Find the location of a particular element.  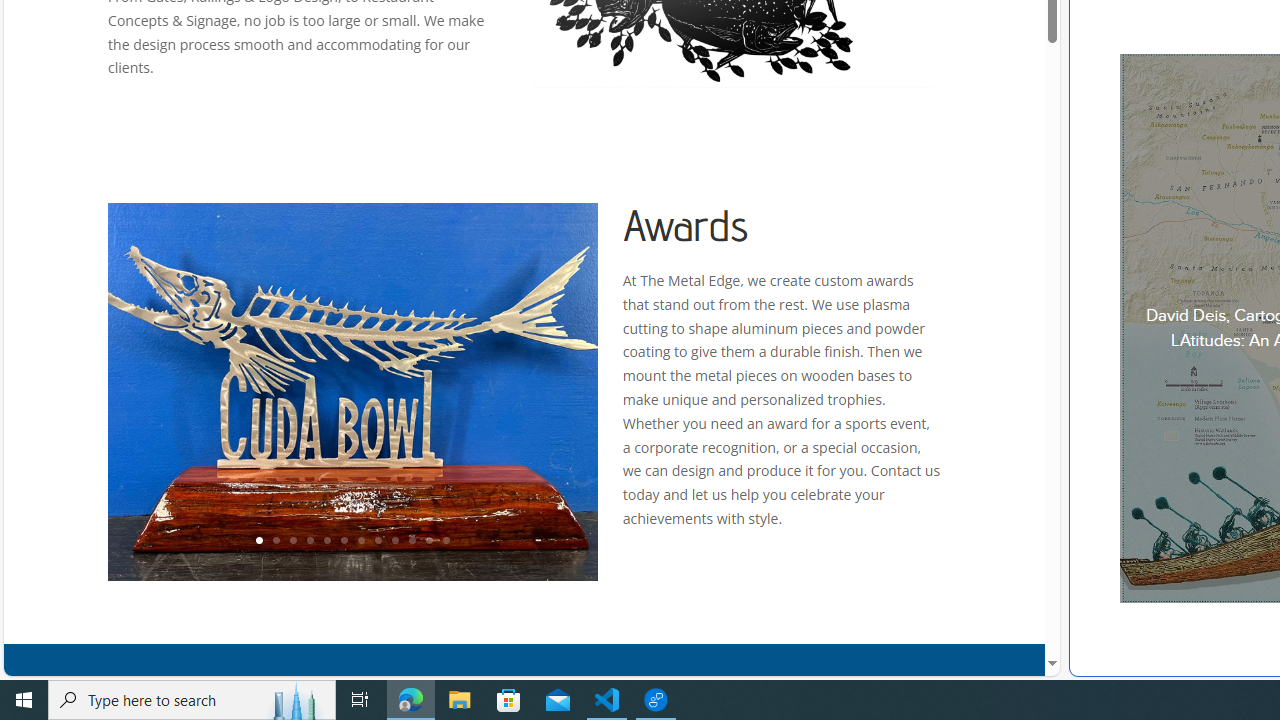

'3' is located at coordinates (292, 541).